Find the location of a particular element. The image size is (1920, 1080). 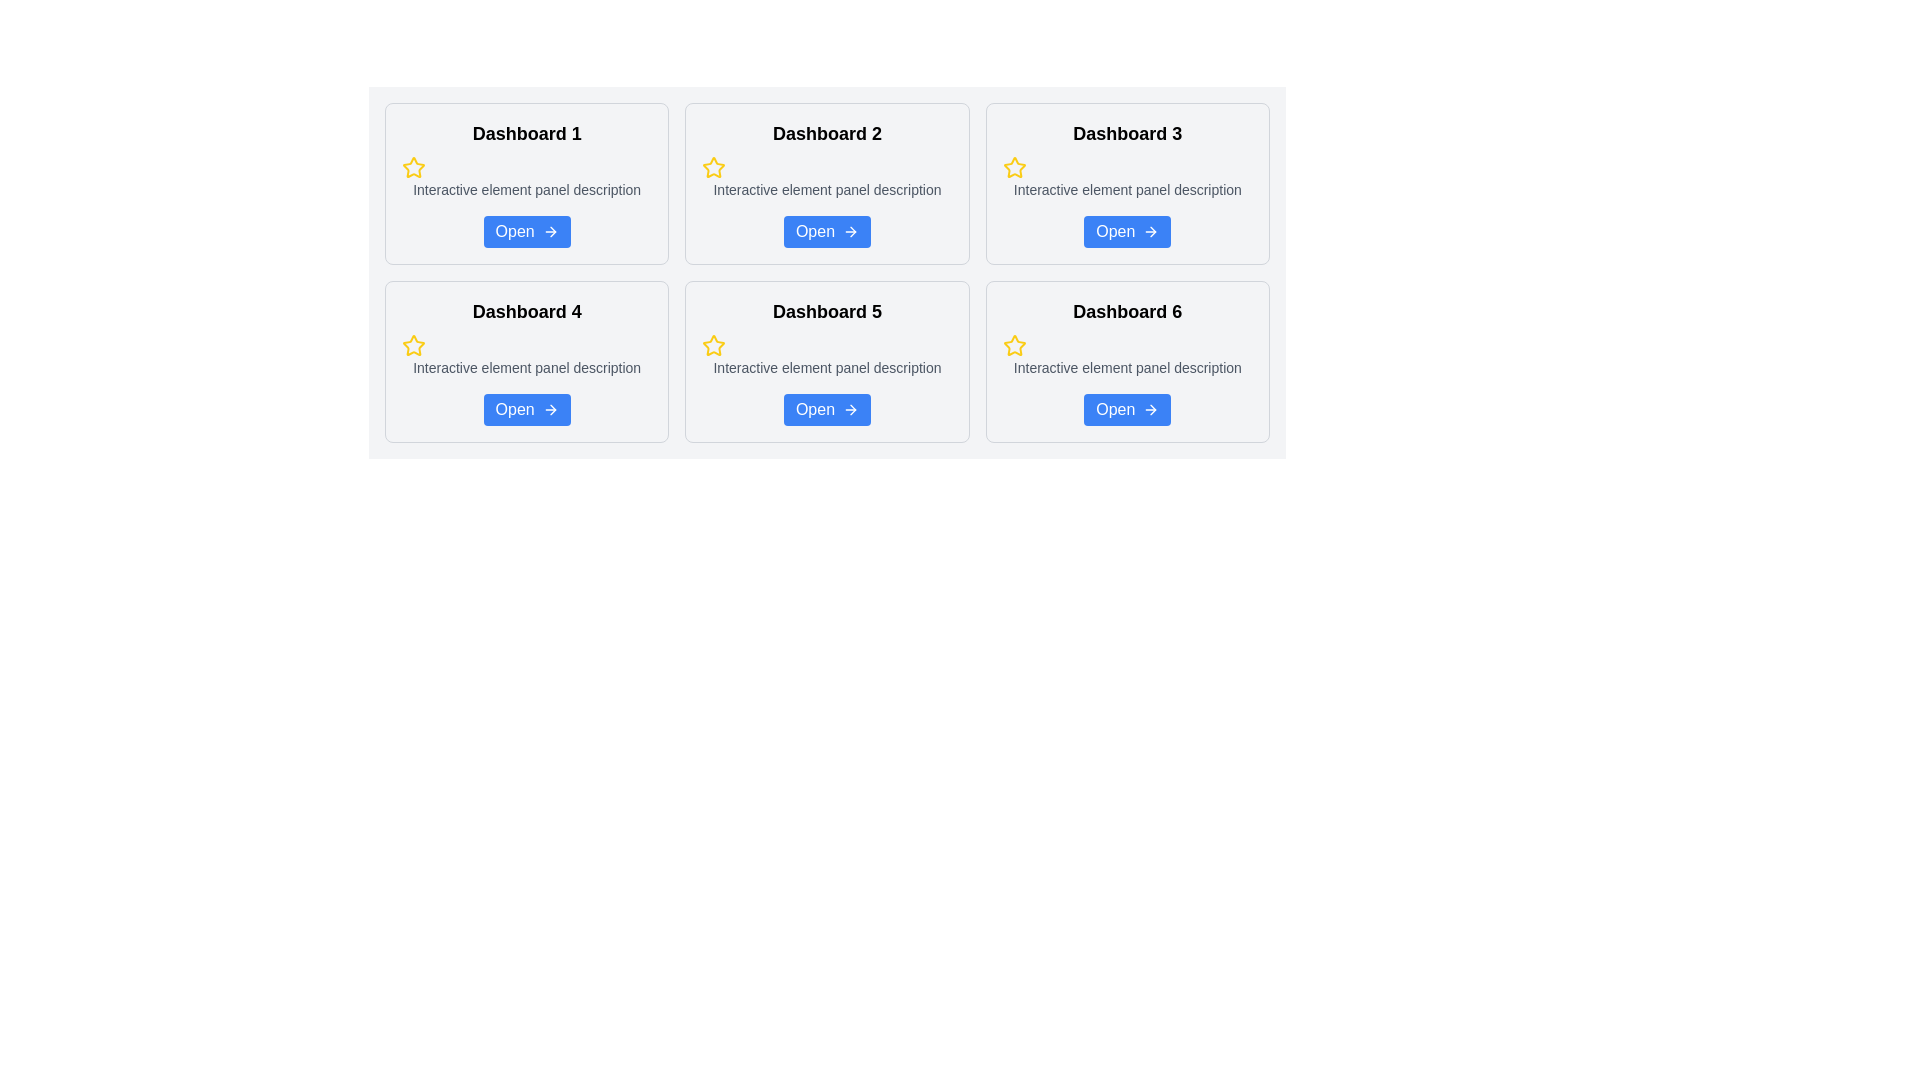

the yellow outlined star icon located above the 'Dashboard 3' title is located at coordinates (1014, 166).